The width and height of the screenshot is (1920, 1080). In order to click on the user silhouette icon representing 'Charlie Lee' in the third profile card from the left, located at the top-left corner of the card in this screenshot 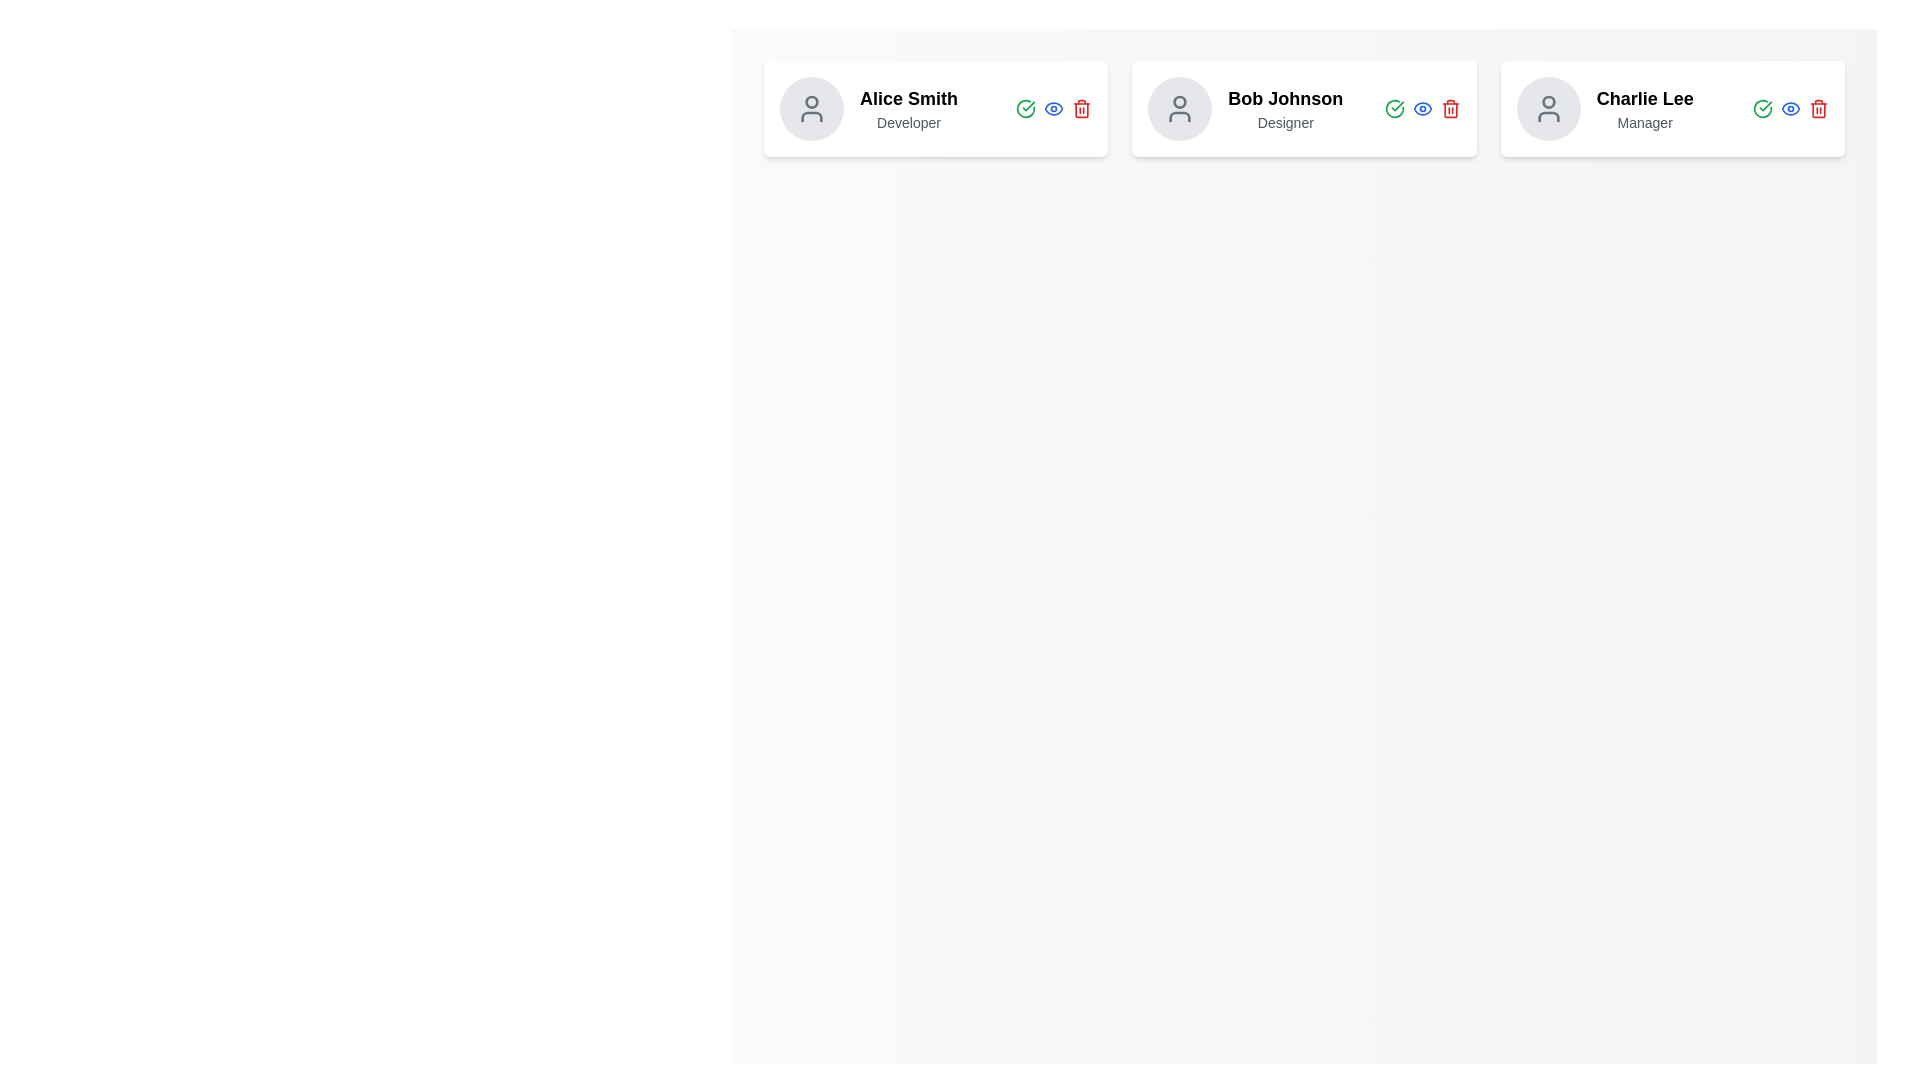, I will do `click(1547, 108)`.